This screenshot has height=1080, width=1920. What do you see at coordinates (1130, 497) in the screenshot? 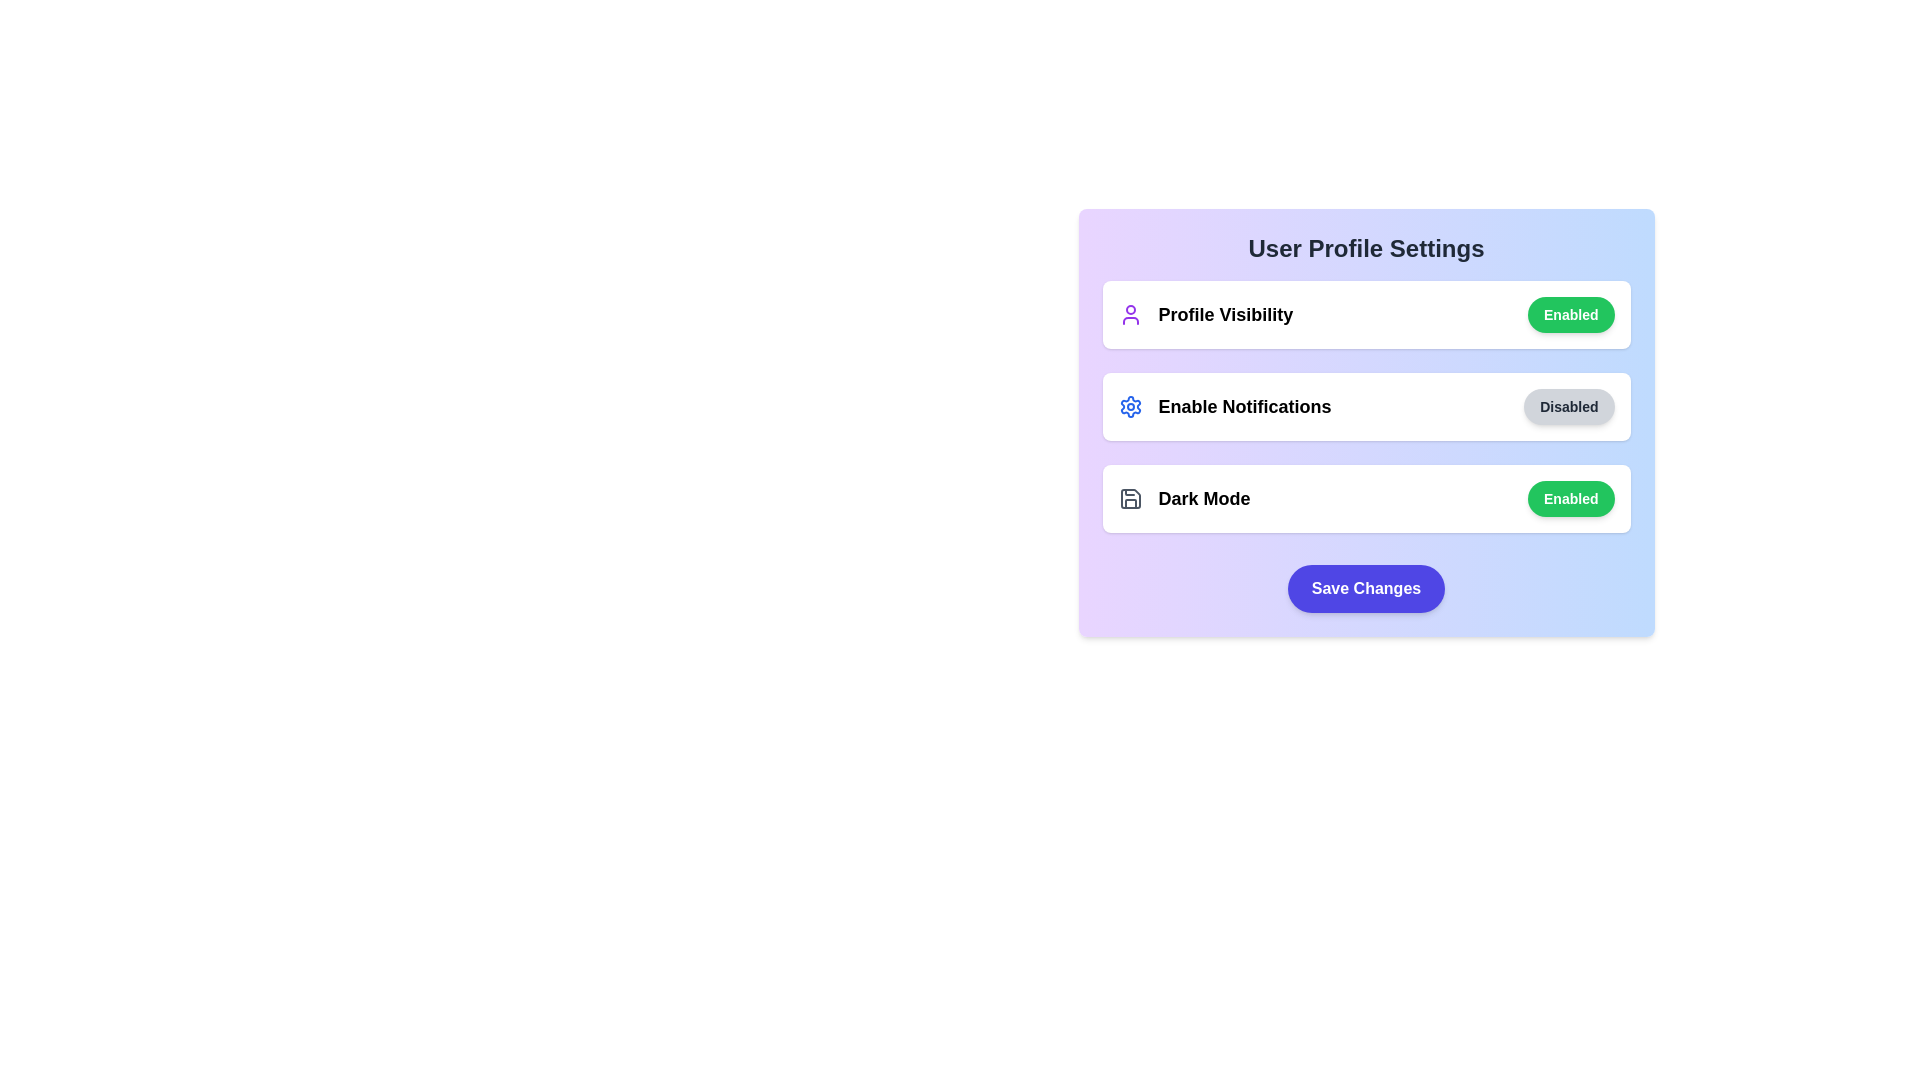
I see `the icon representing the setting Dark Mode` at bounding box center [1130, 497].